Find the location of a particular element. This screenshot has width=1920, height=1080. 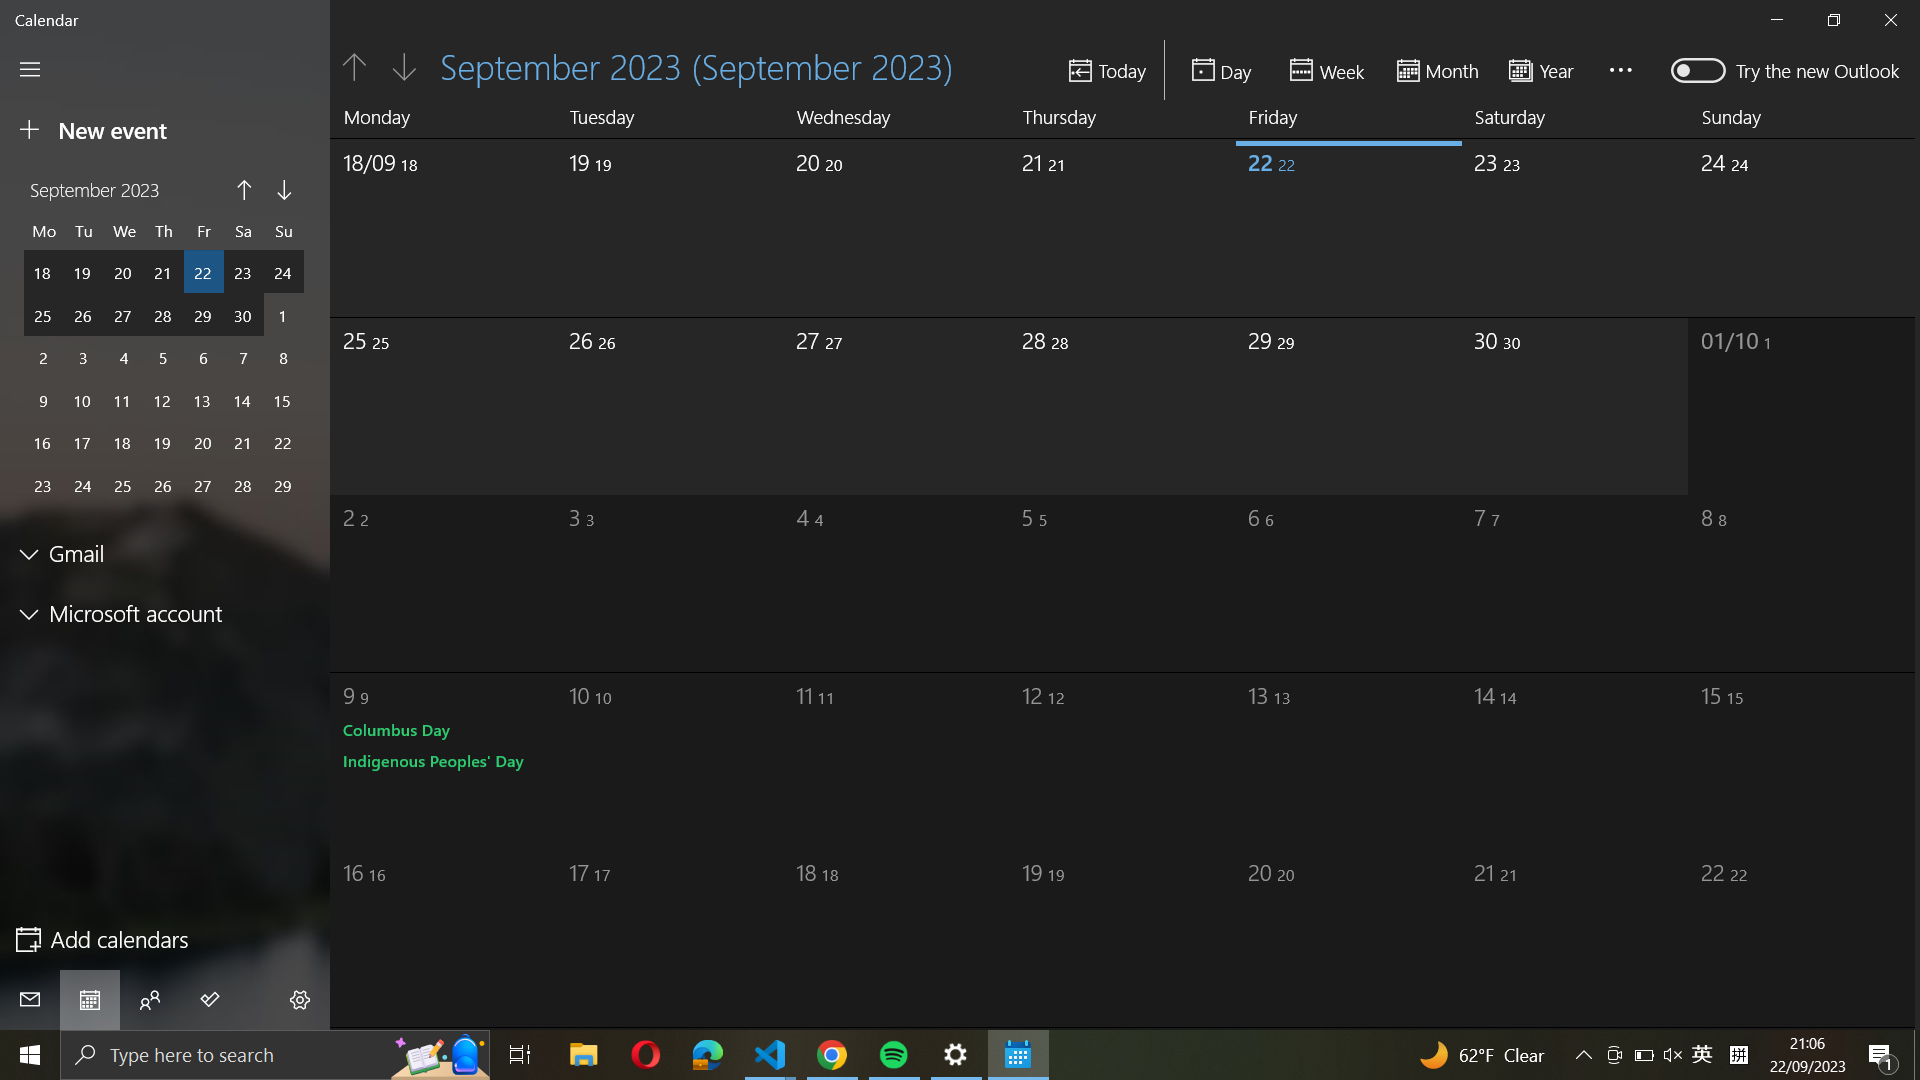

Direct to the date of today is located at coordinates (1107, 69).